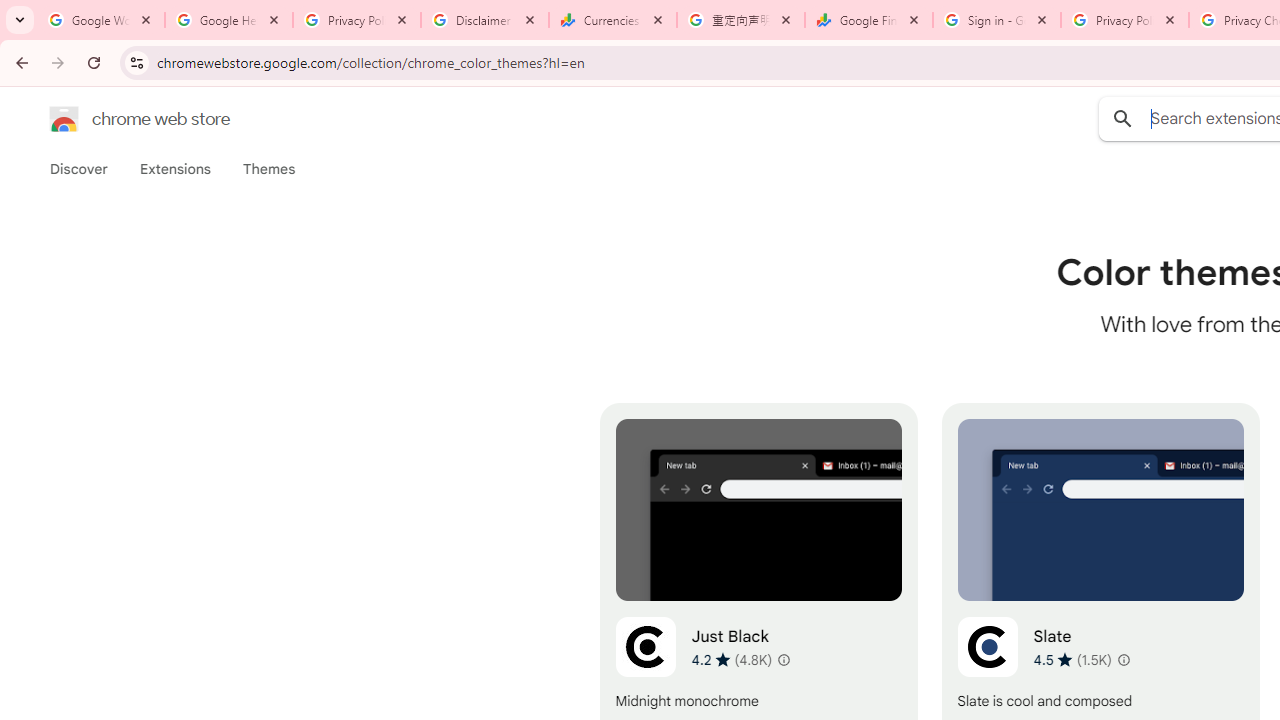 Image resolution: width=1280 pixels, height=720 pixels. I want to click on 'Learn more about results and reviews "Slate"', so click(1123, 659).